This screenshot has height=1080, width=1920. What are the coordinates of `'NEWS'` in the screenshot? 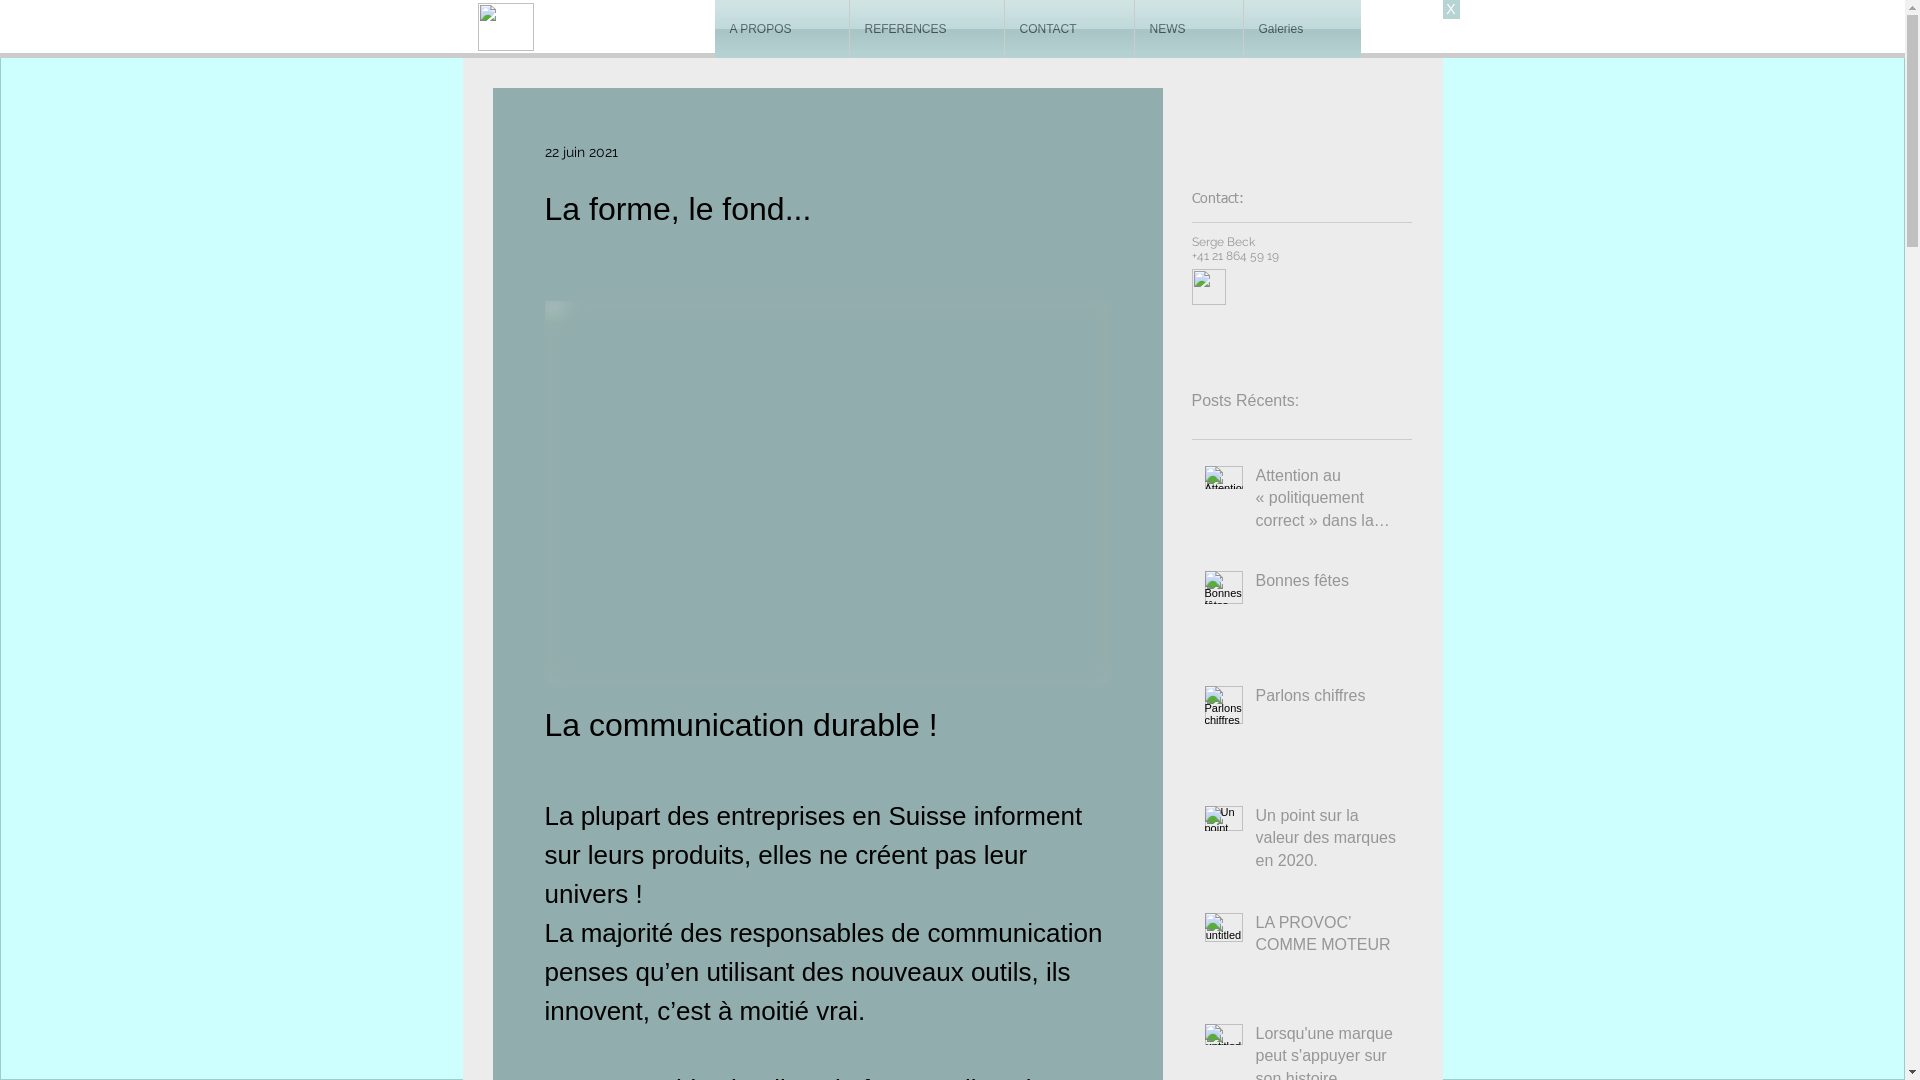 It's located at (1187, 29).